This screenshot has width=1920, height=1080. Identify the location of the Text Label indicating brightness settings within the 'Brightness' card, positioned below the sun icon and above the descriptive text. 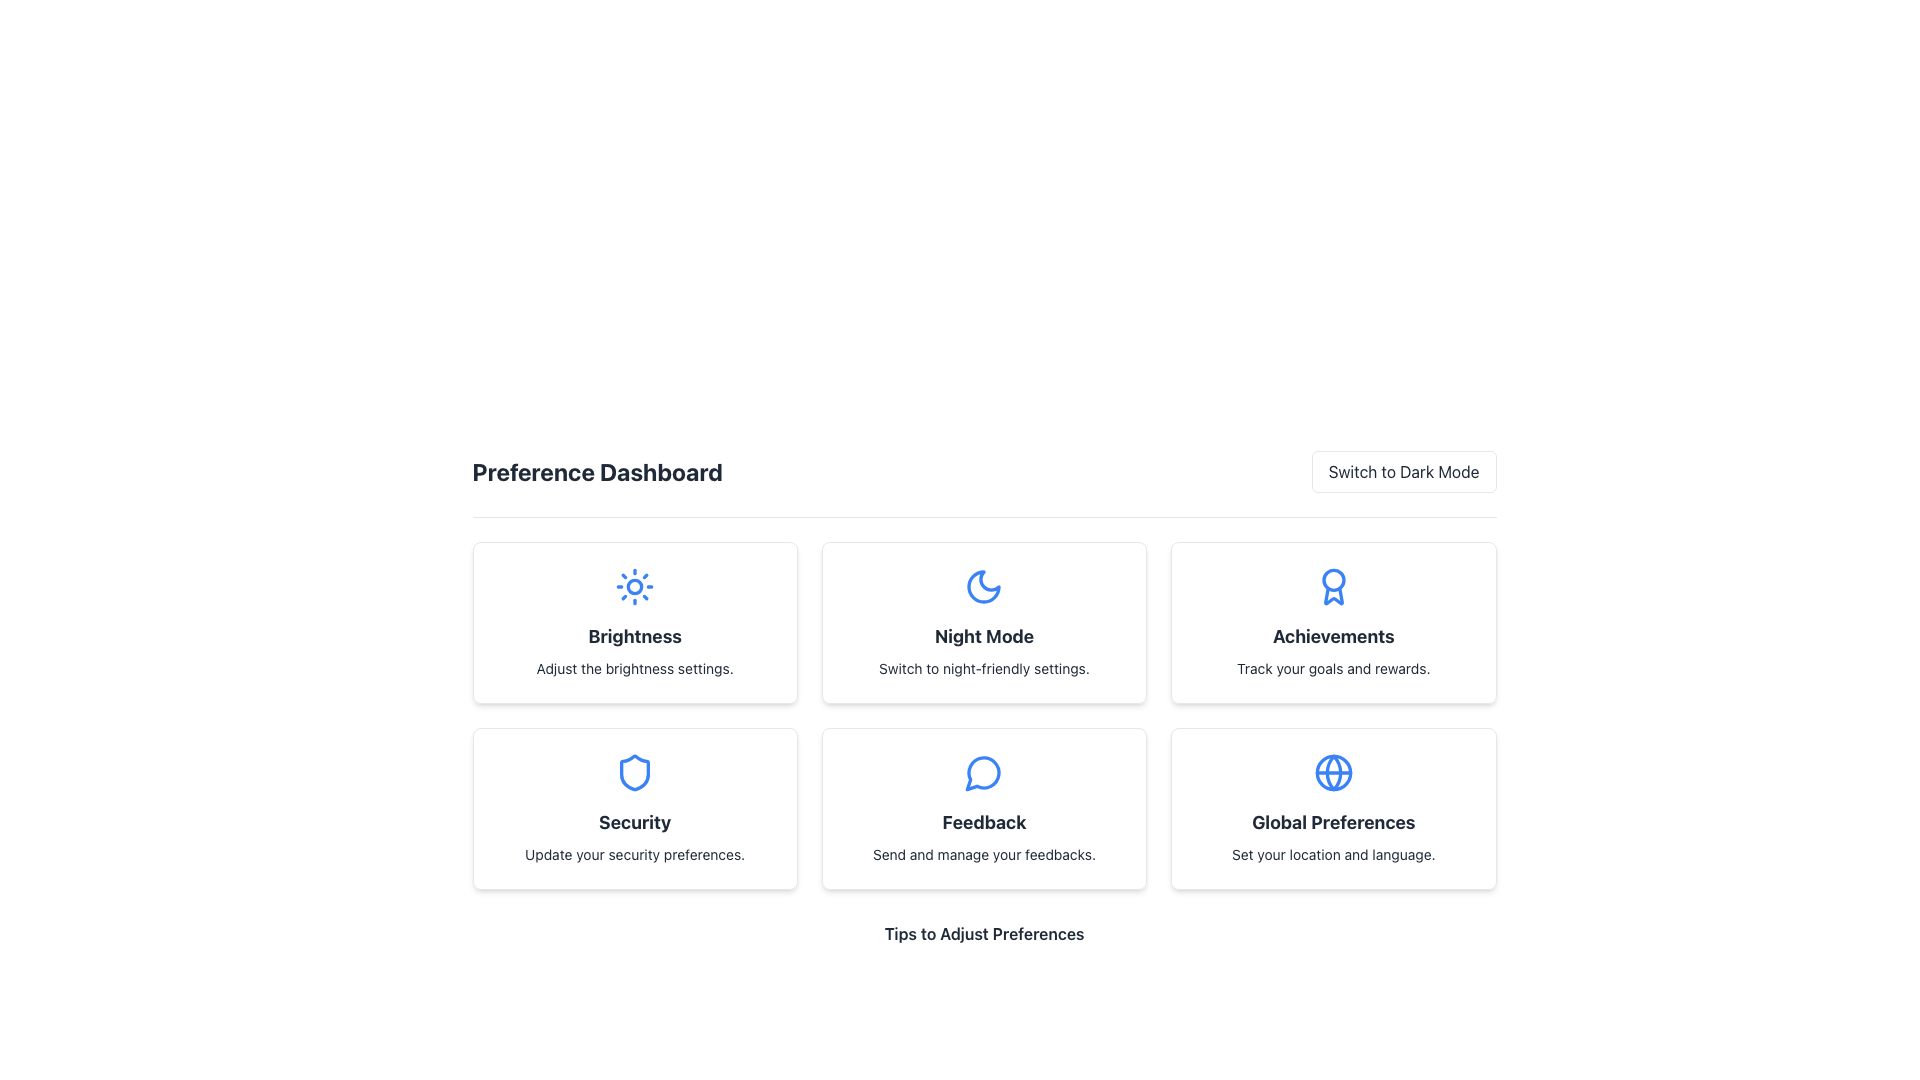
(634, 636).